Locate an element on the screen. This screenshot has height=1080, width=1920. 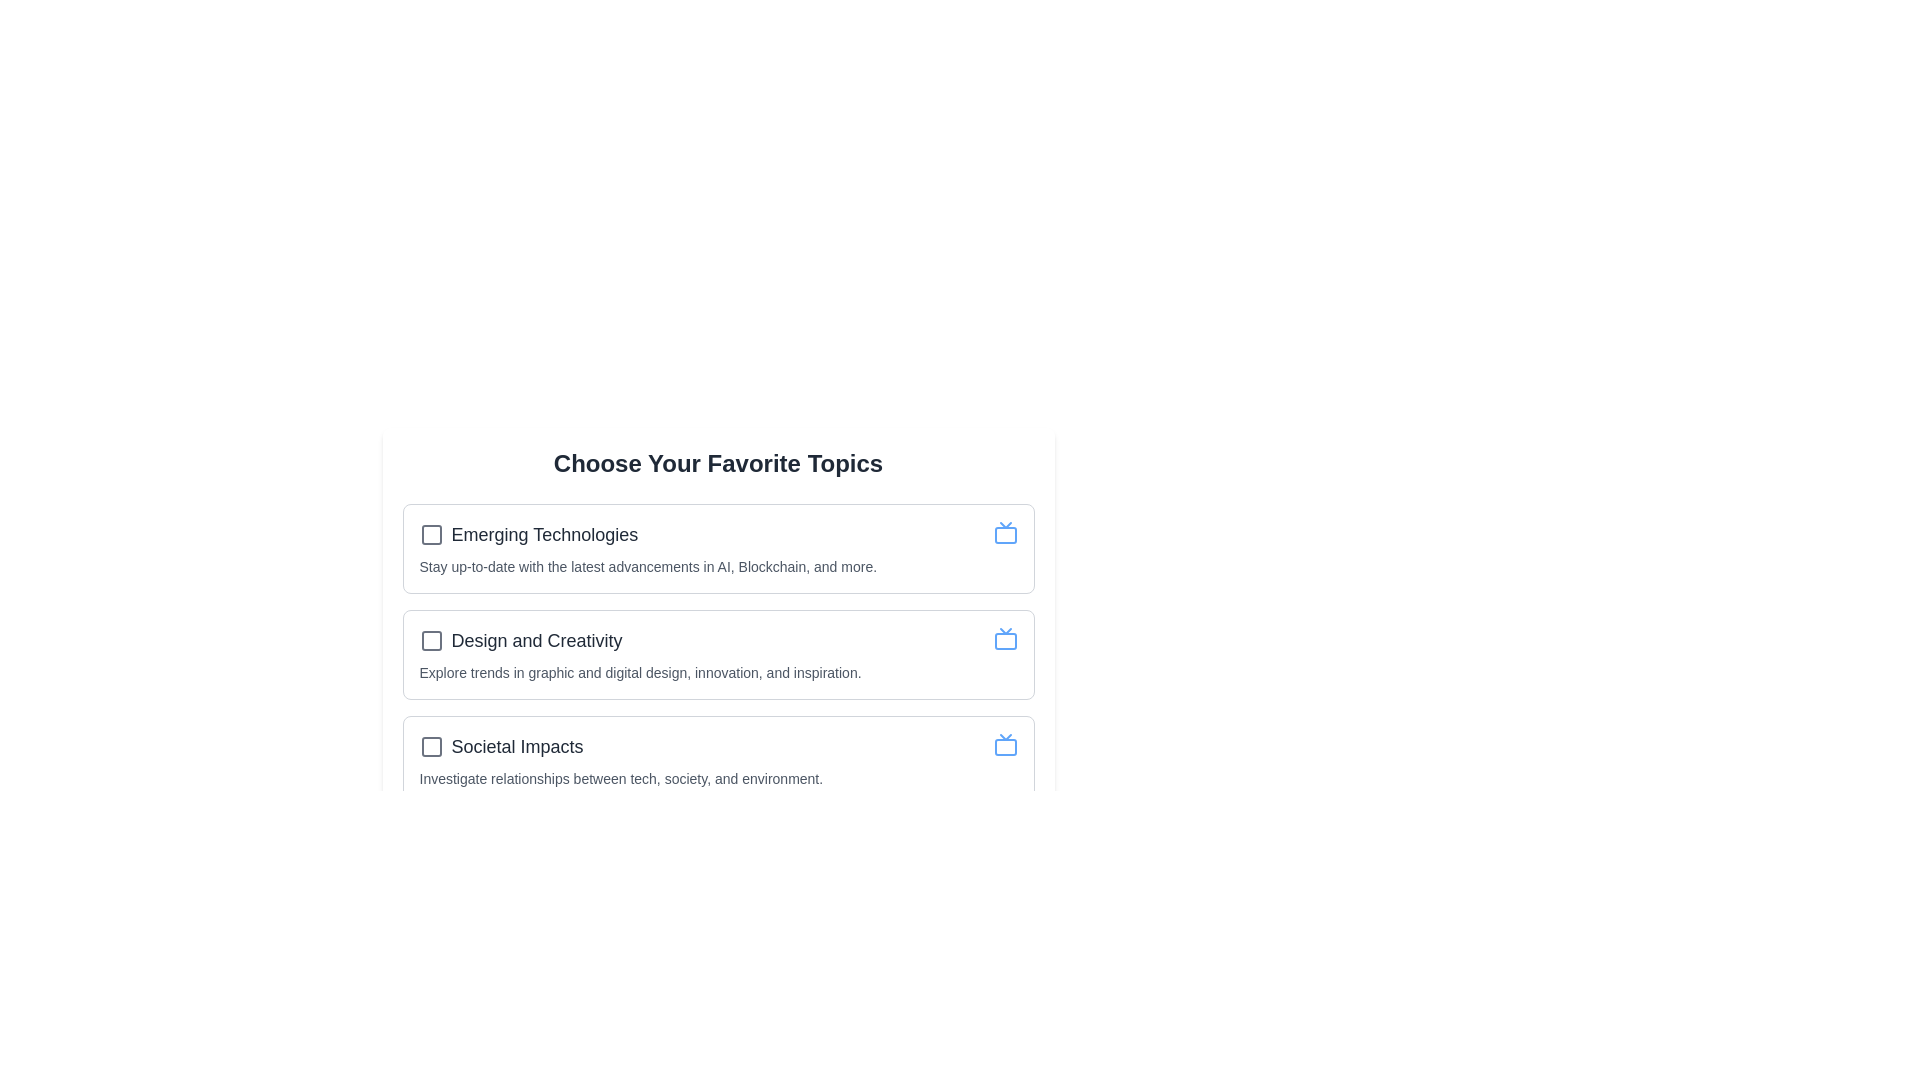
the 'Design and Creativity' panel section is located at coordinates (718, 655).